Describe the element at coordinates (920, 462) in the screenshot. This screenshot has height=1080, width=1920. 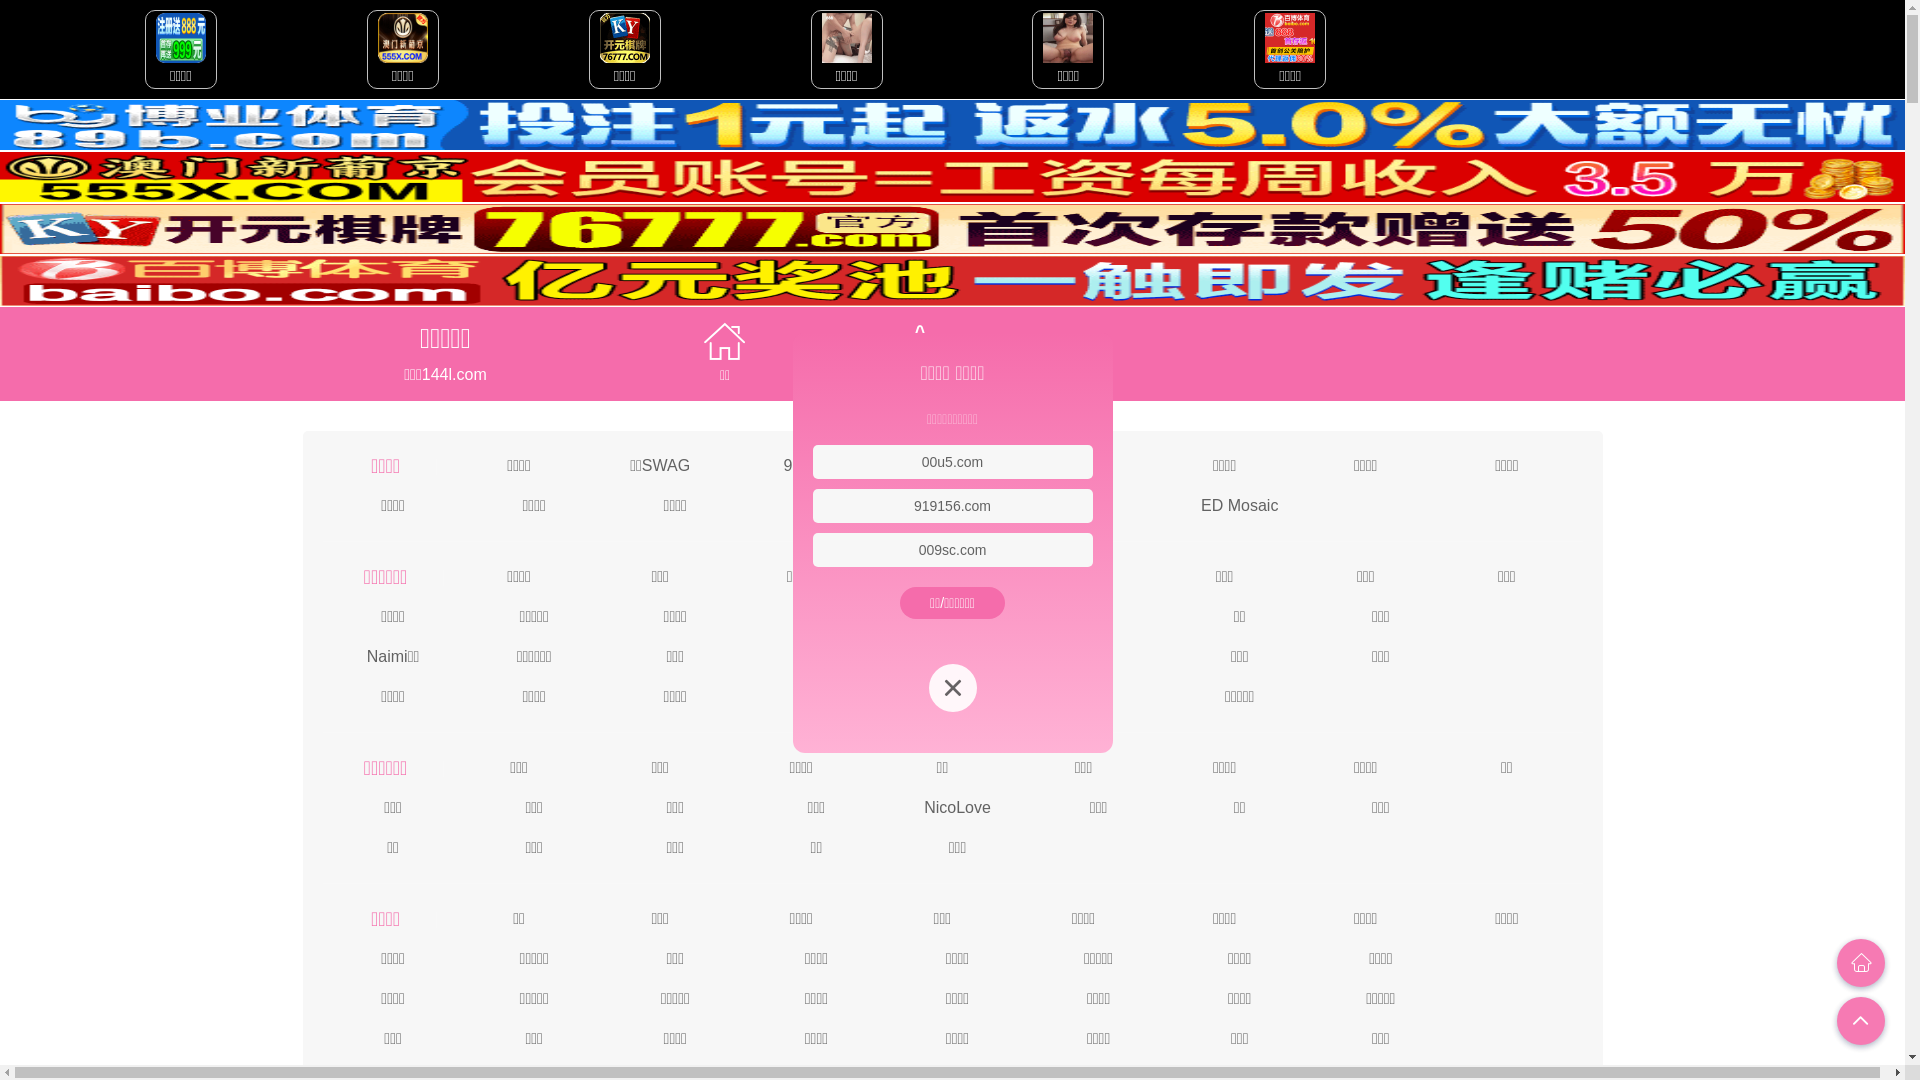
I see `'00u5.com'` at that location.